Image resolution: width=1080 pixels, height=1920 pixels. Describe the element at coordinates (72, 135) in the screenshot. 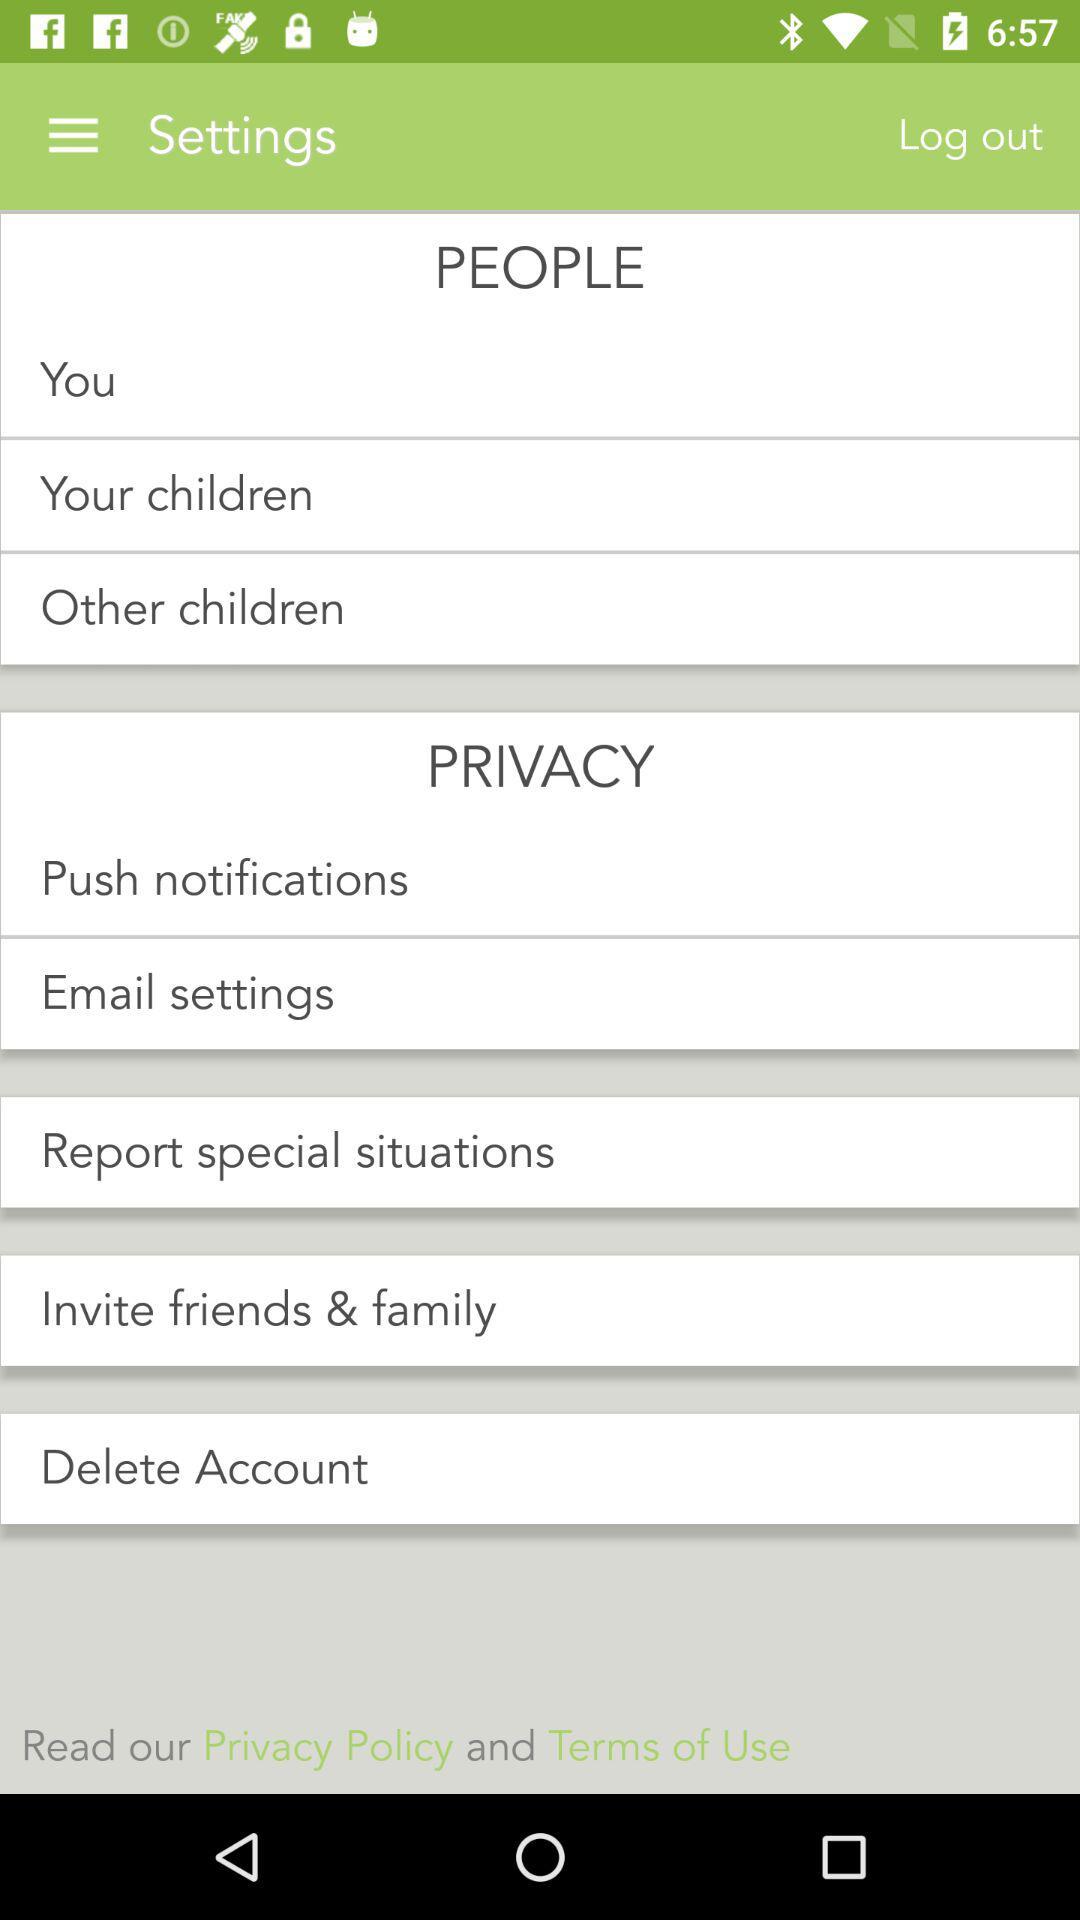

I see `the icon above the you item` at that location.